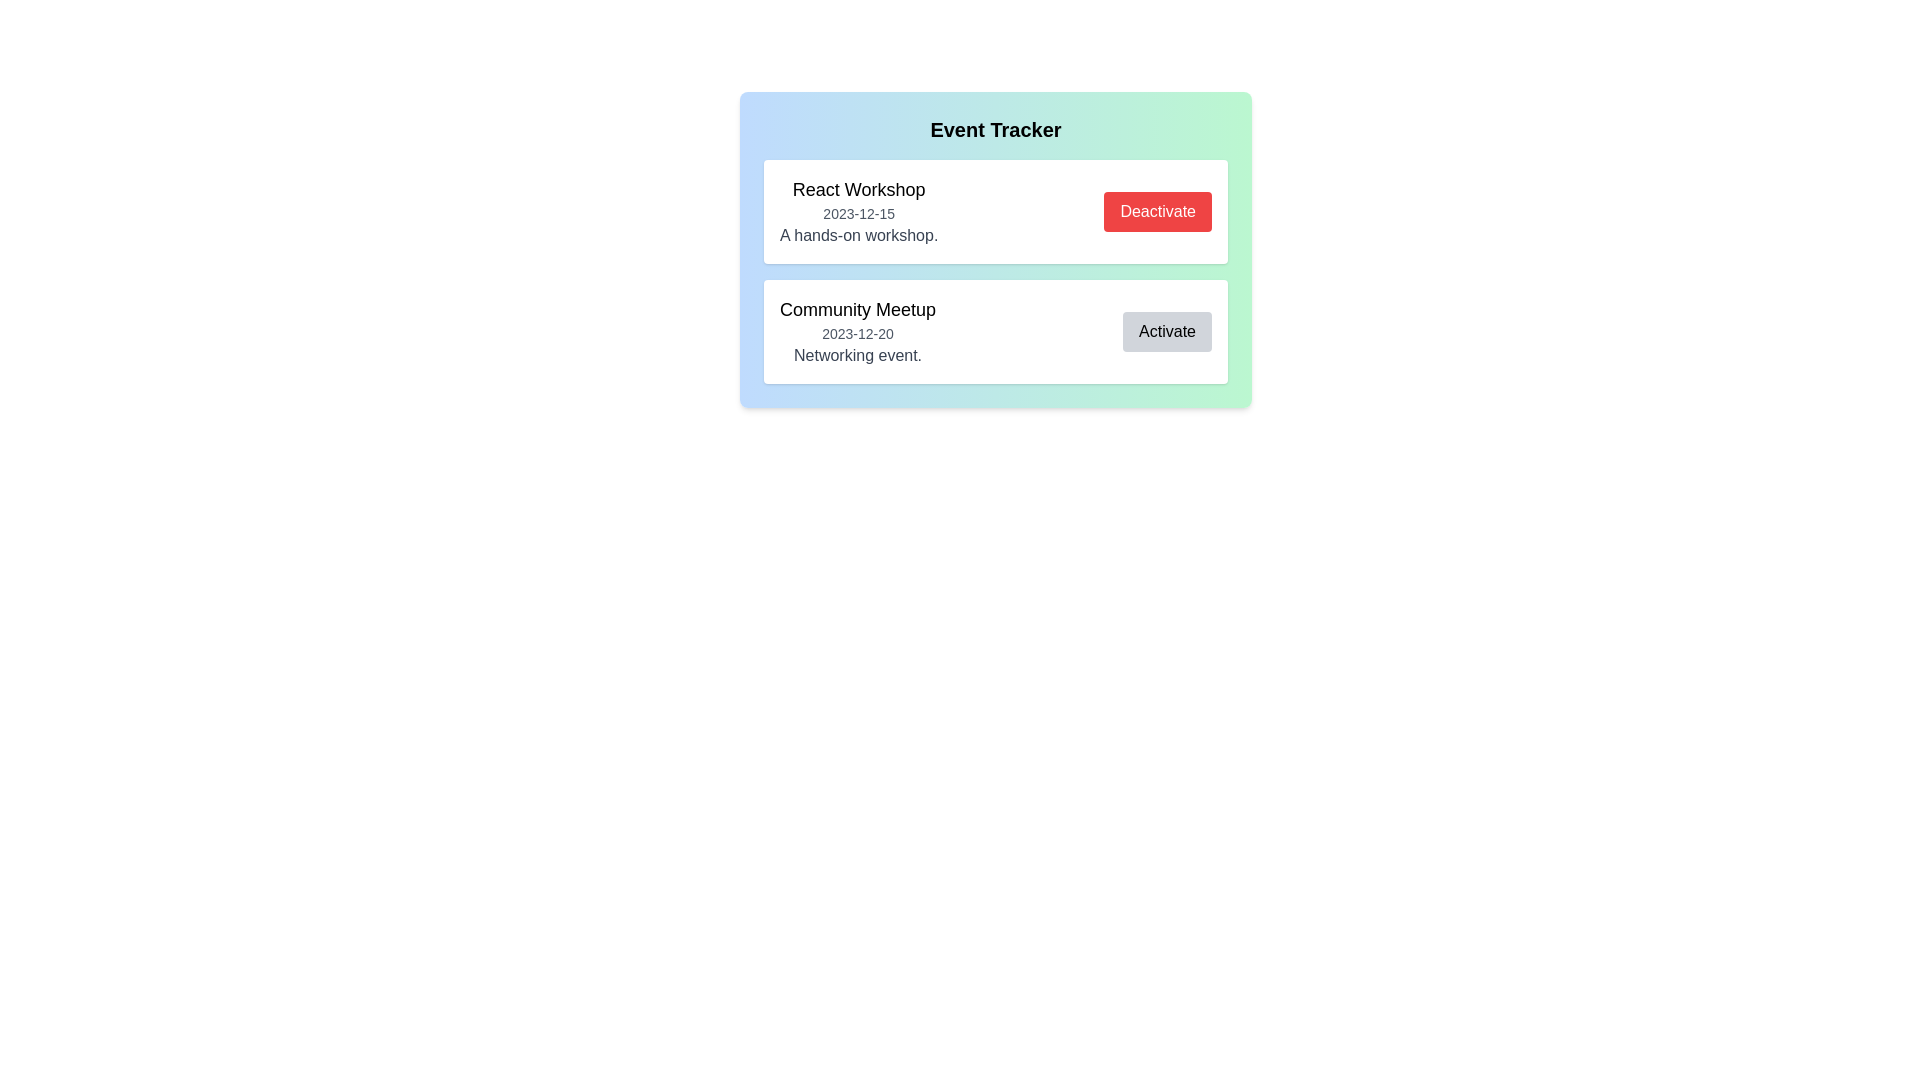 This screenshot has width=1920, height=1080. What do you see at coordinates (859, 212) in the screenshot?
I see `the details of the event titled React Workshop` at bounding box center [859, 212].